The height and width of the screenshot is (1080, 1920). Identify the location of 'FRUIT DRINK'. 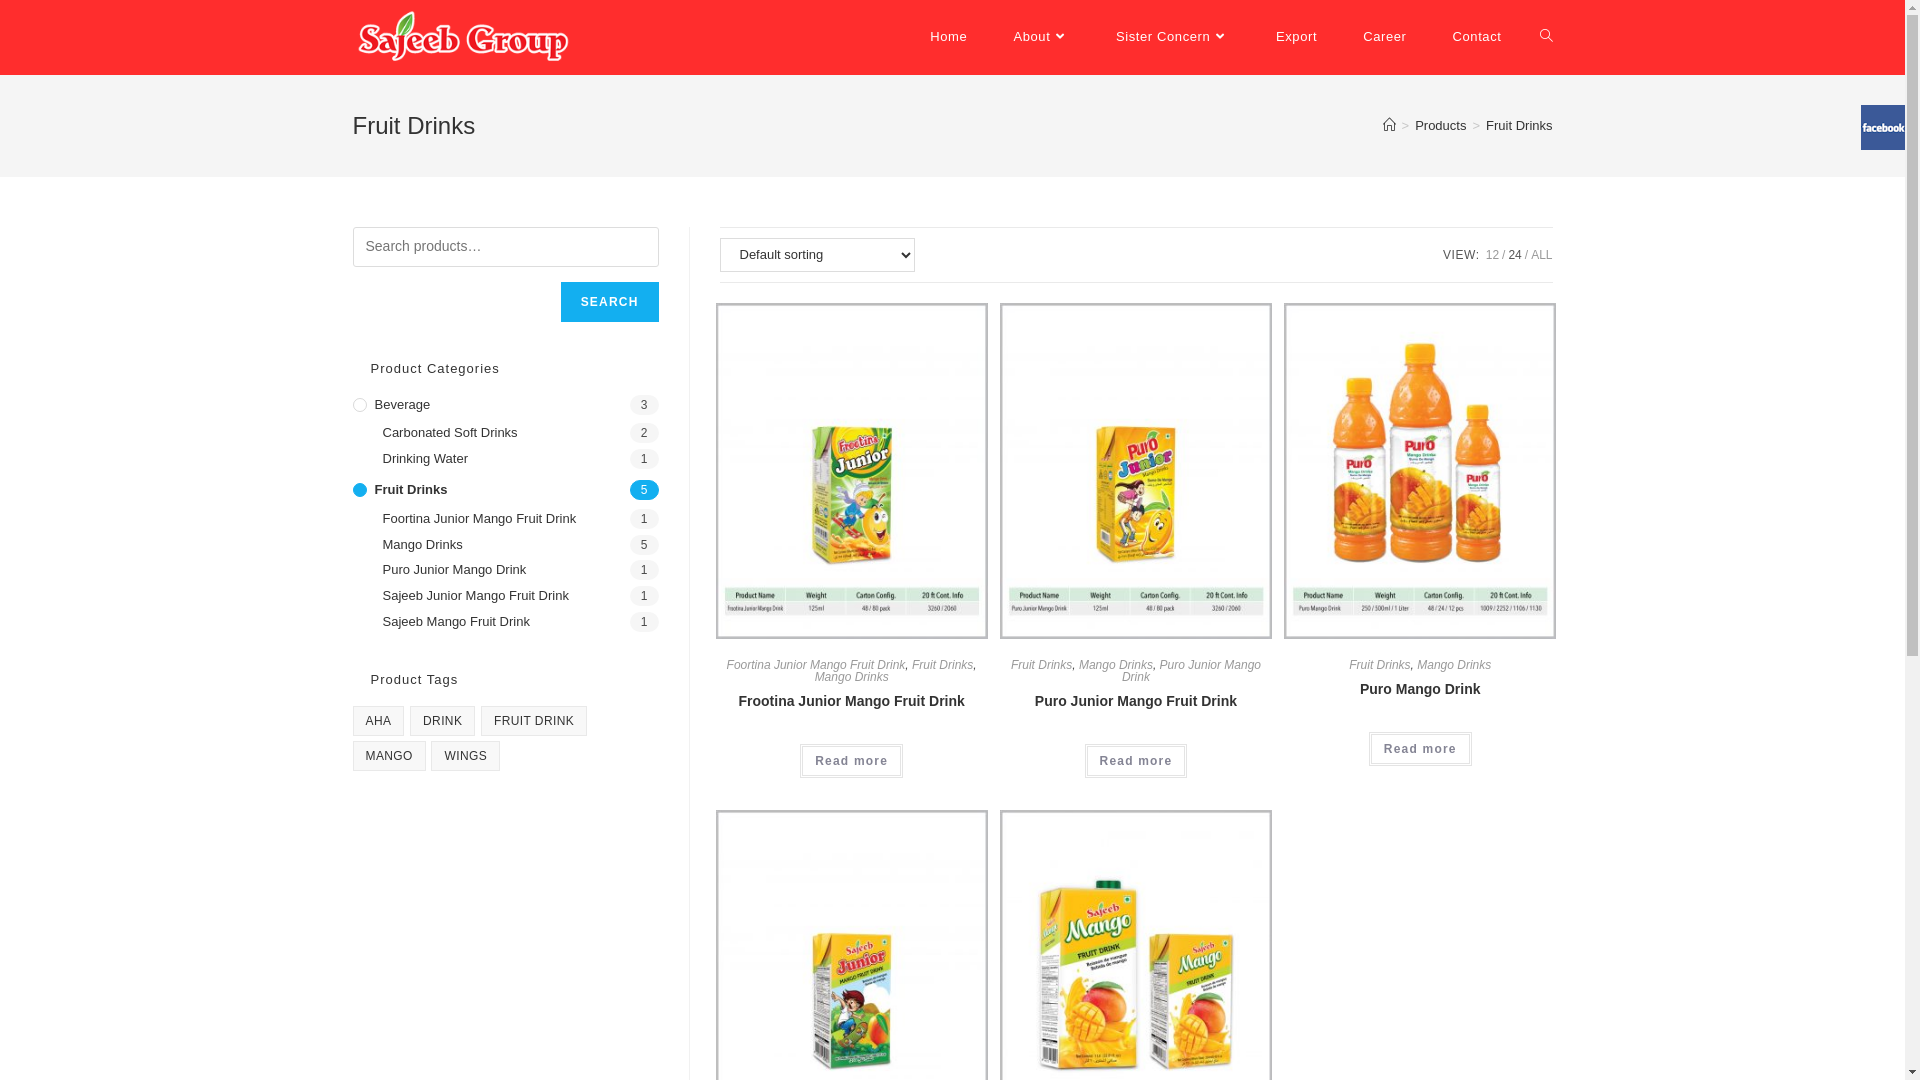
(533, 721).